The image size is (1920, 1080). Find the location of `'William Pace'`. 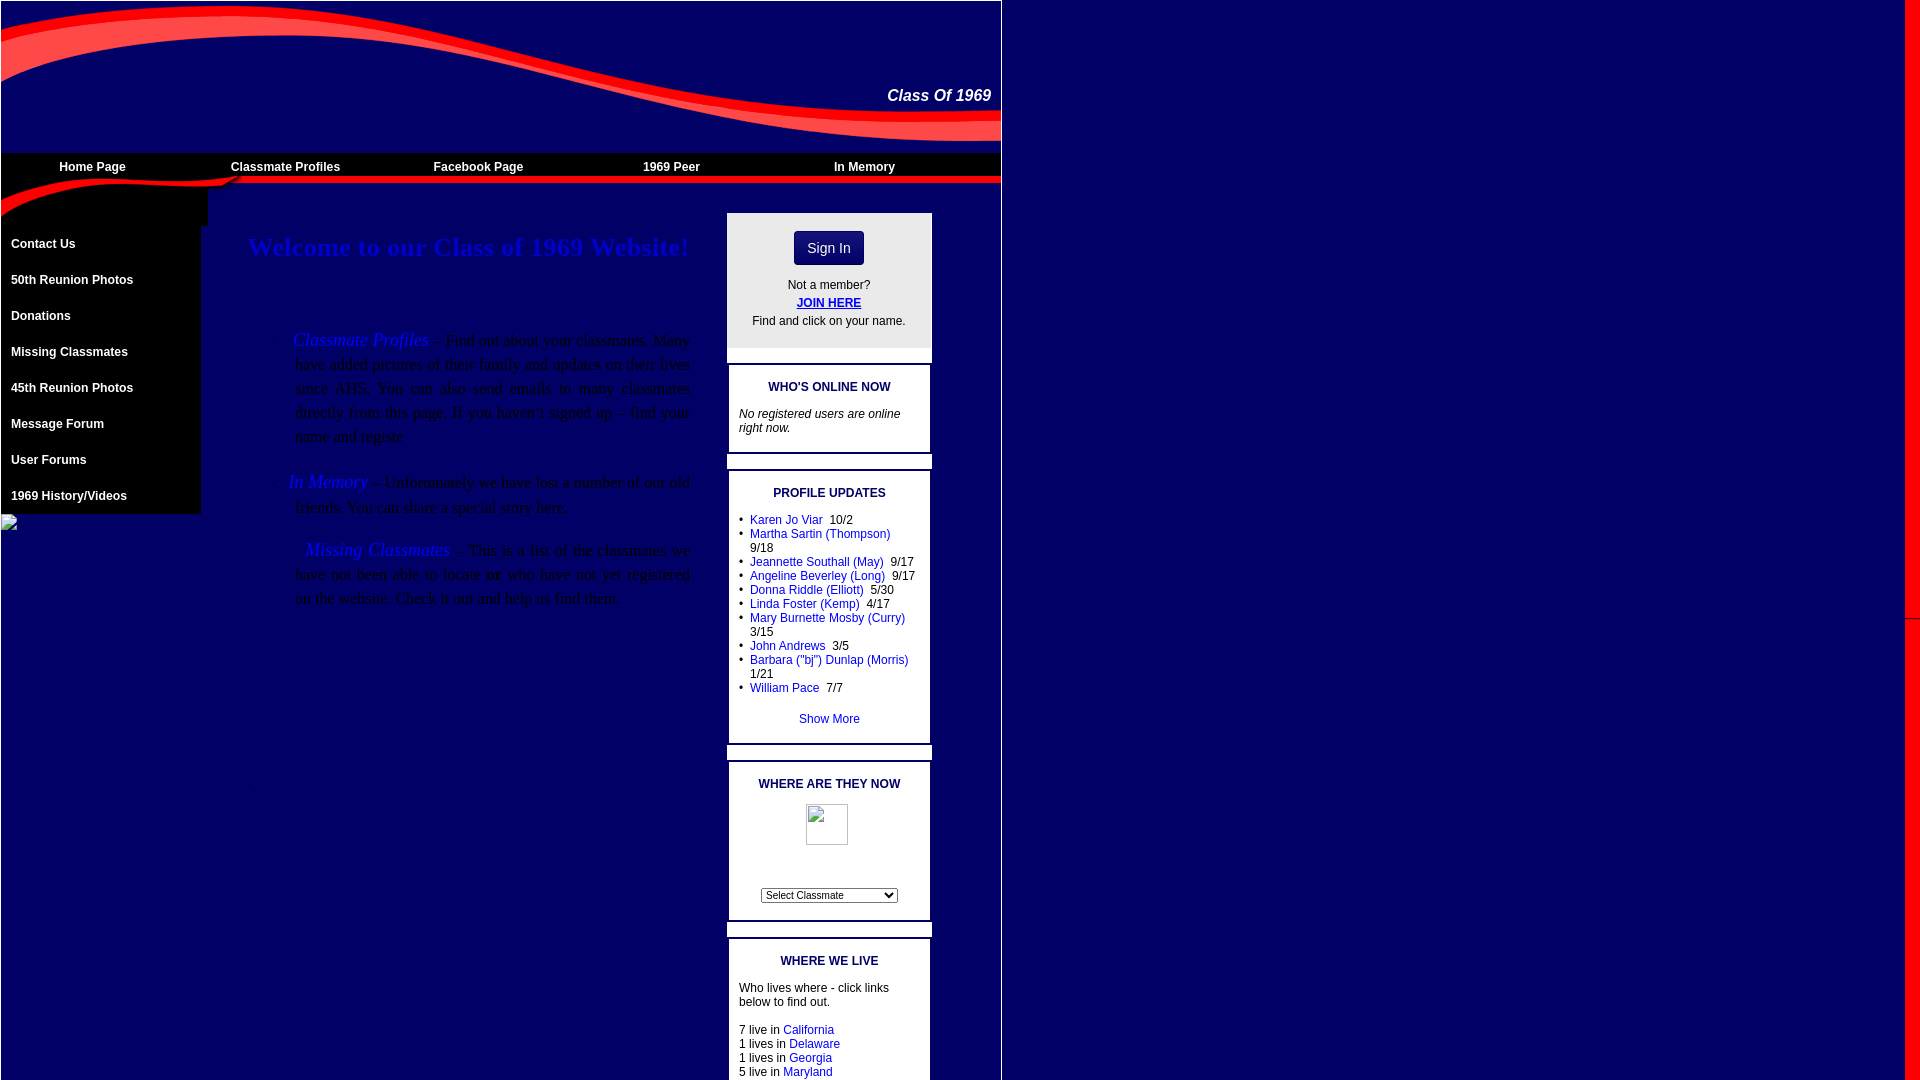

'William Pace' is located at coordinates (784, 686).